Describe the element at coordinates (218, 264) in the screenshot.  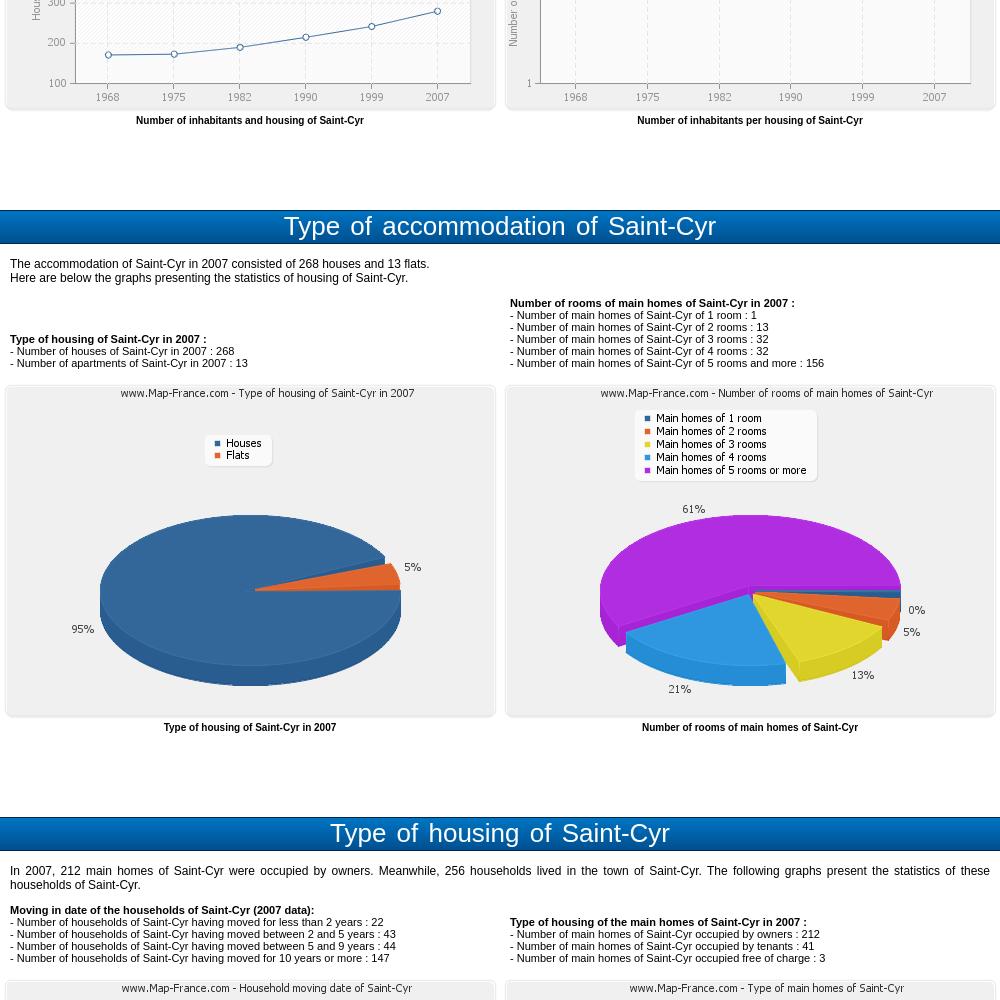
I see `'The accommodation of Saint-Cyr in 2007 consisted of 268 houses and 13 flats.'` at that location.